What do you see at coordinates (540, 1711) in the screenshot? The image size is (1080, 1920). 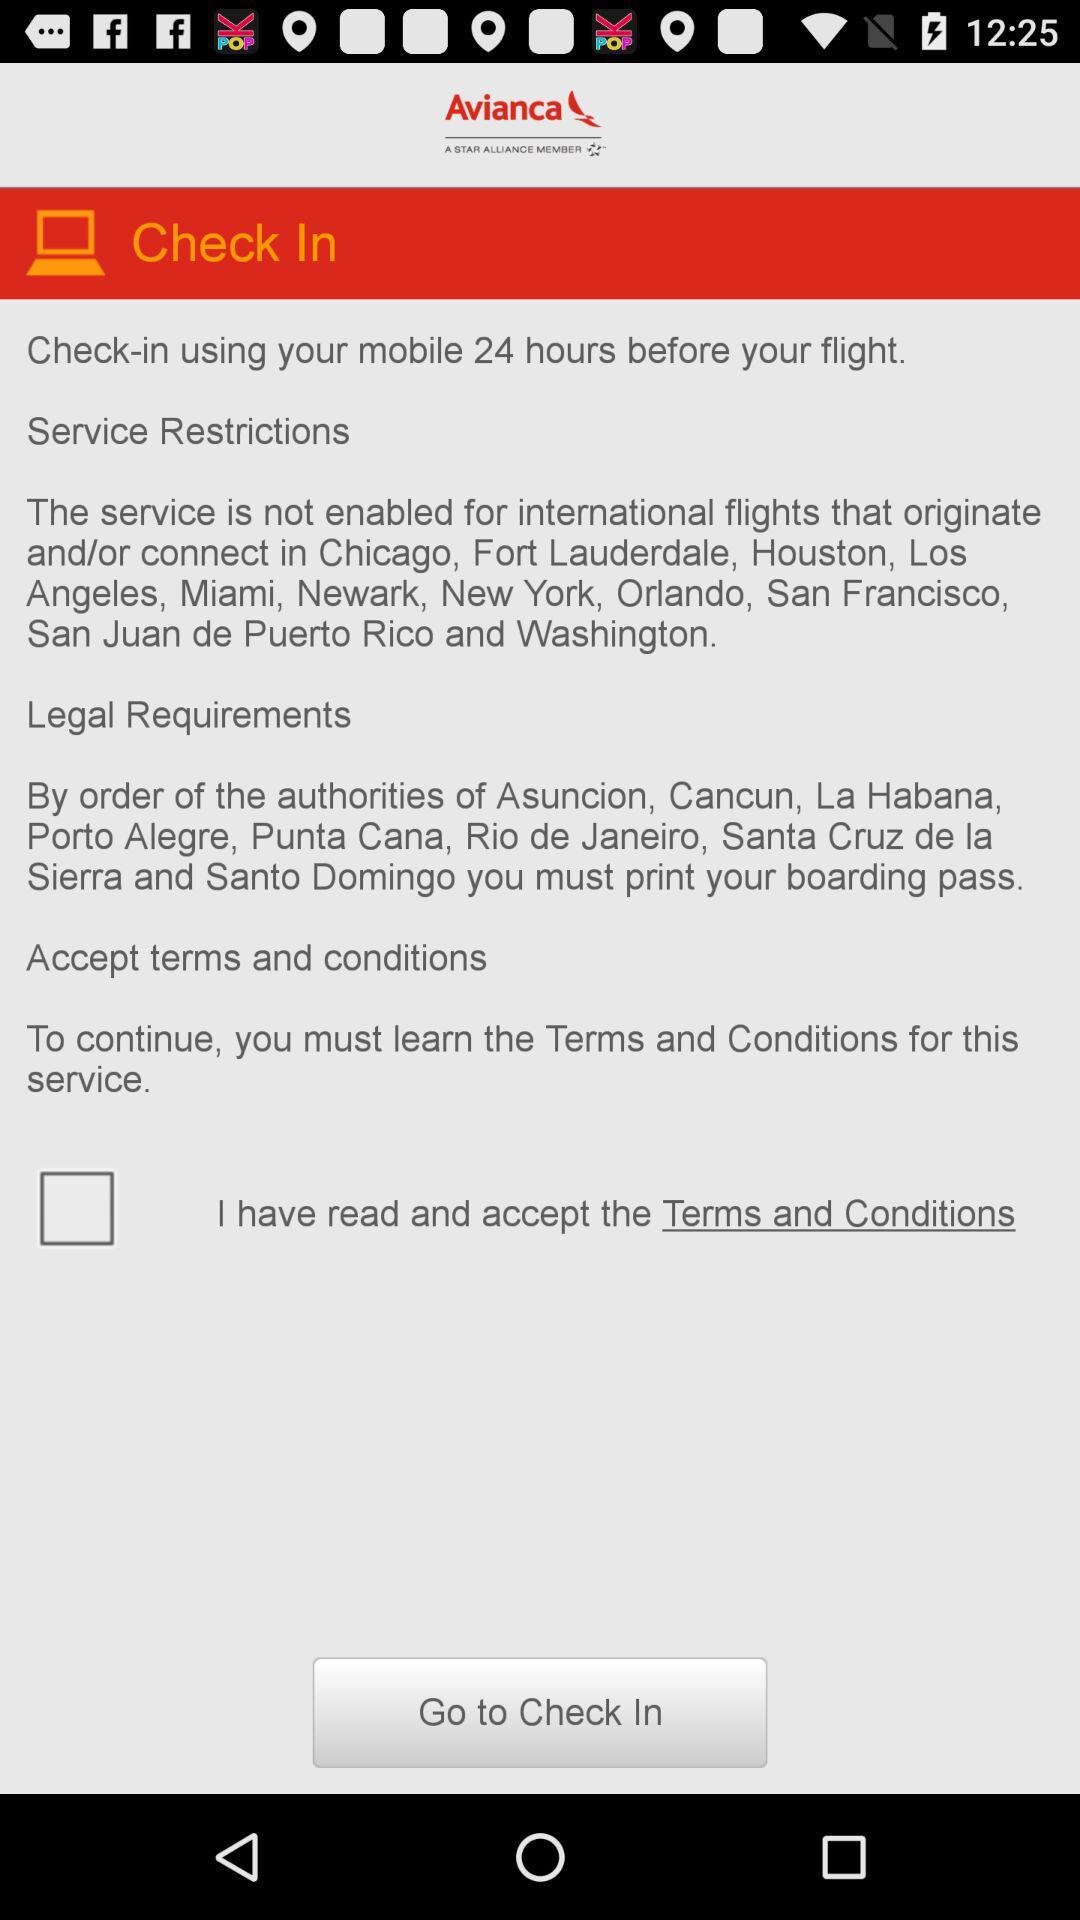 I see `go to check icon` at bounding box center [540, 1711].